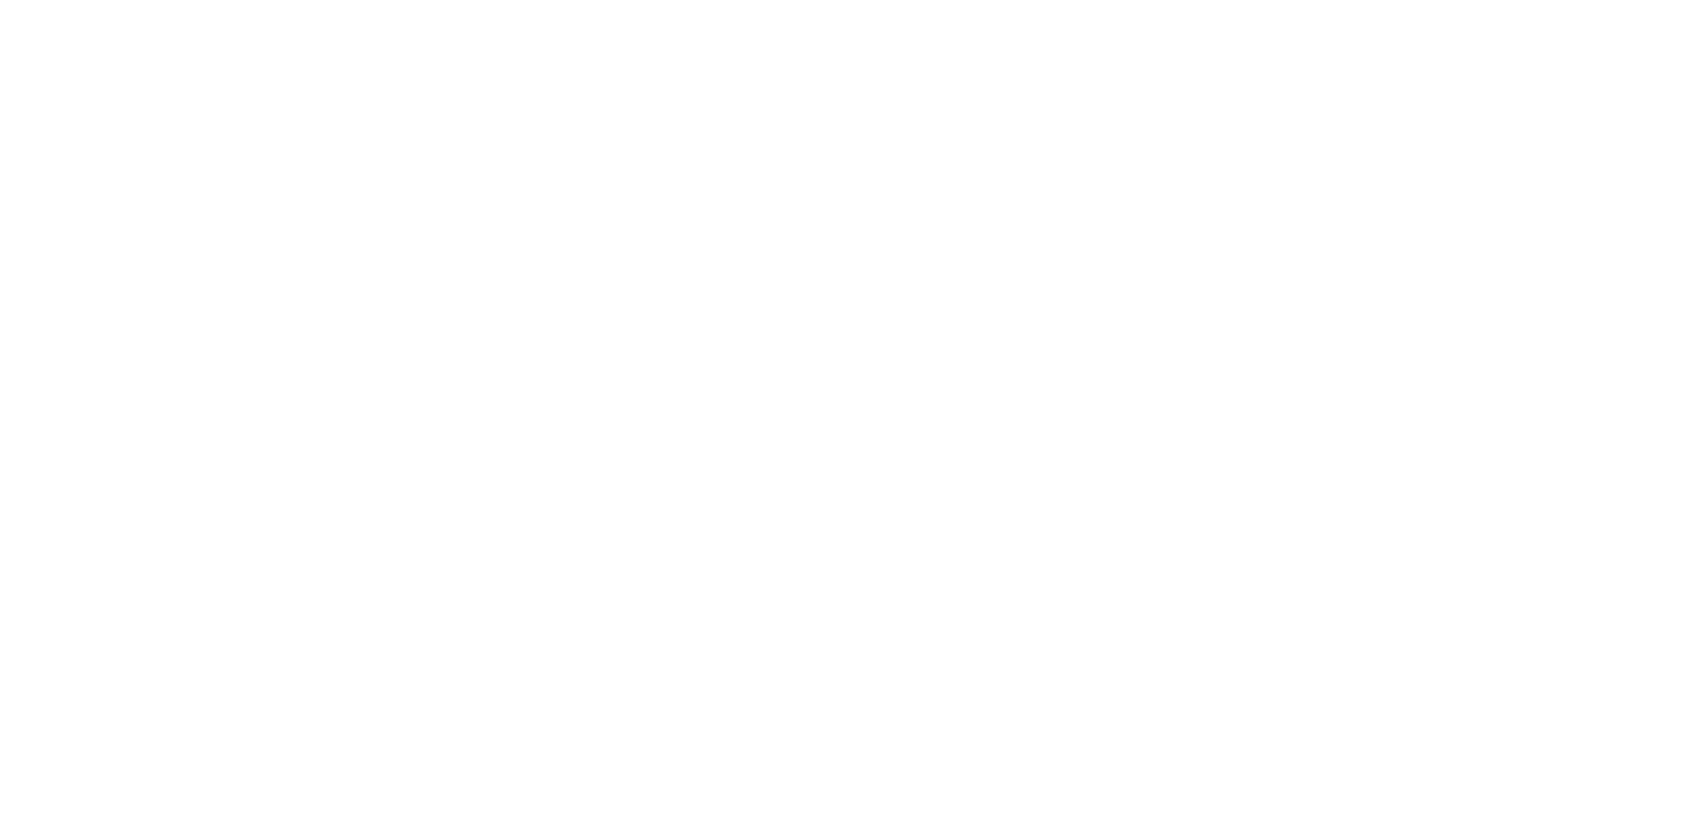 Image resolution: width=1695 pixels, height=820 pixels. Describe the element at coordinates (1168, 793) in the screenshot. I see `'Introduction to ASP.NET'` at that location.